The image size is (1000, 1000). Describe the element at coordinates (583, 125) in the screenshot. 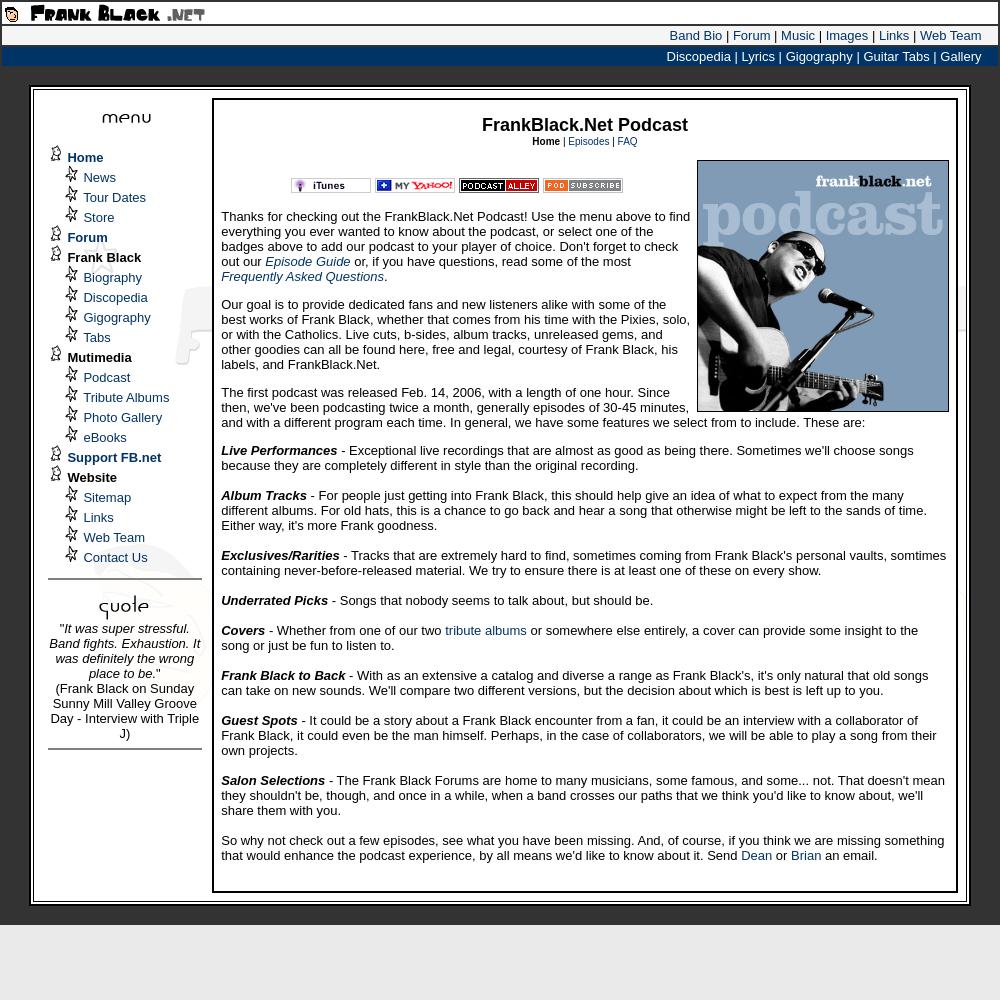

I see `'FrankBlack.Net Podcast'` at that location.